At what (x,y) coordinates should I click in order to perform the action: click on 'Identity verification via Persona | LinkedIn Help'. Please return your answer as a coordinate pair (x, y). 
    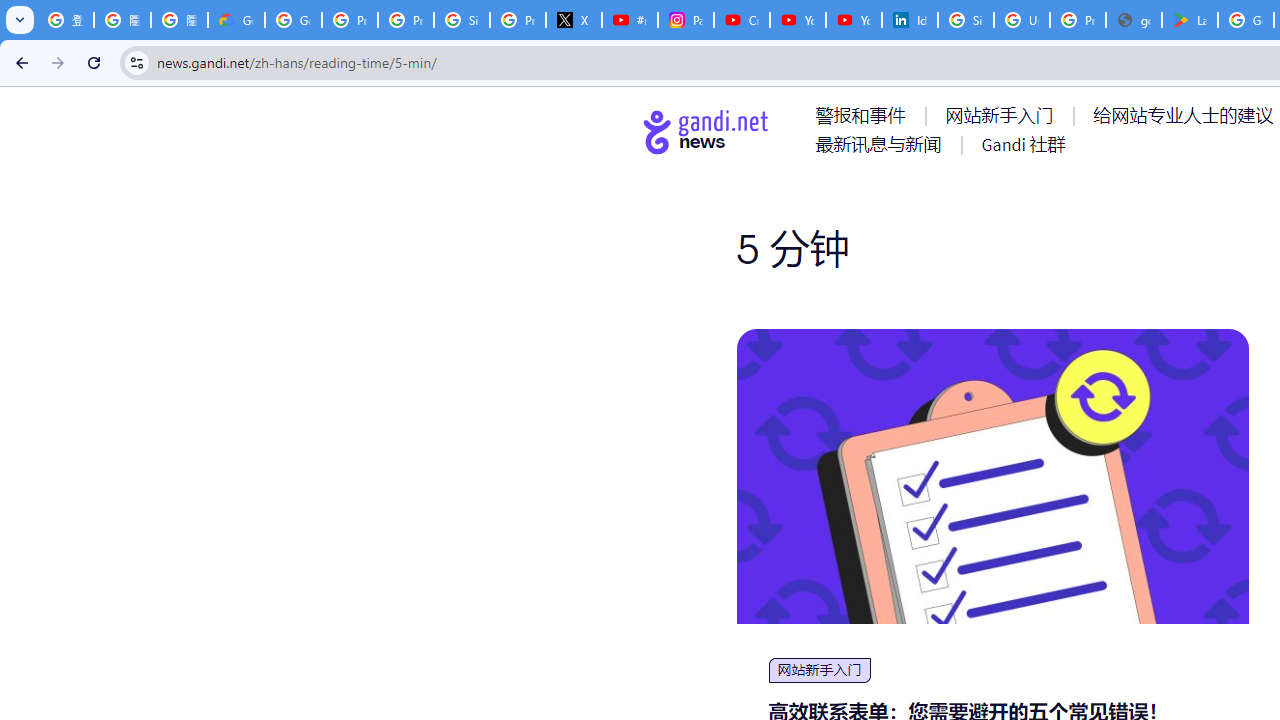
    Looking at the image, I should click on (909, 20).